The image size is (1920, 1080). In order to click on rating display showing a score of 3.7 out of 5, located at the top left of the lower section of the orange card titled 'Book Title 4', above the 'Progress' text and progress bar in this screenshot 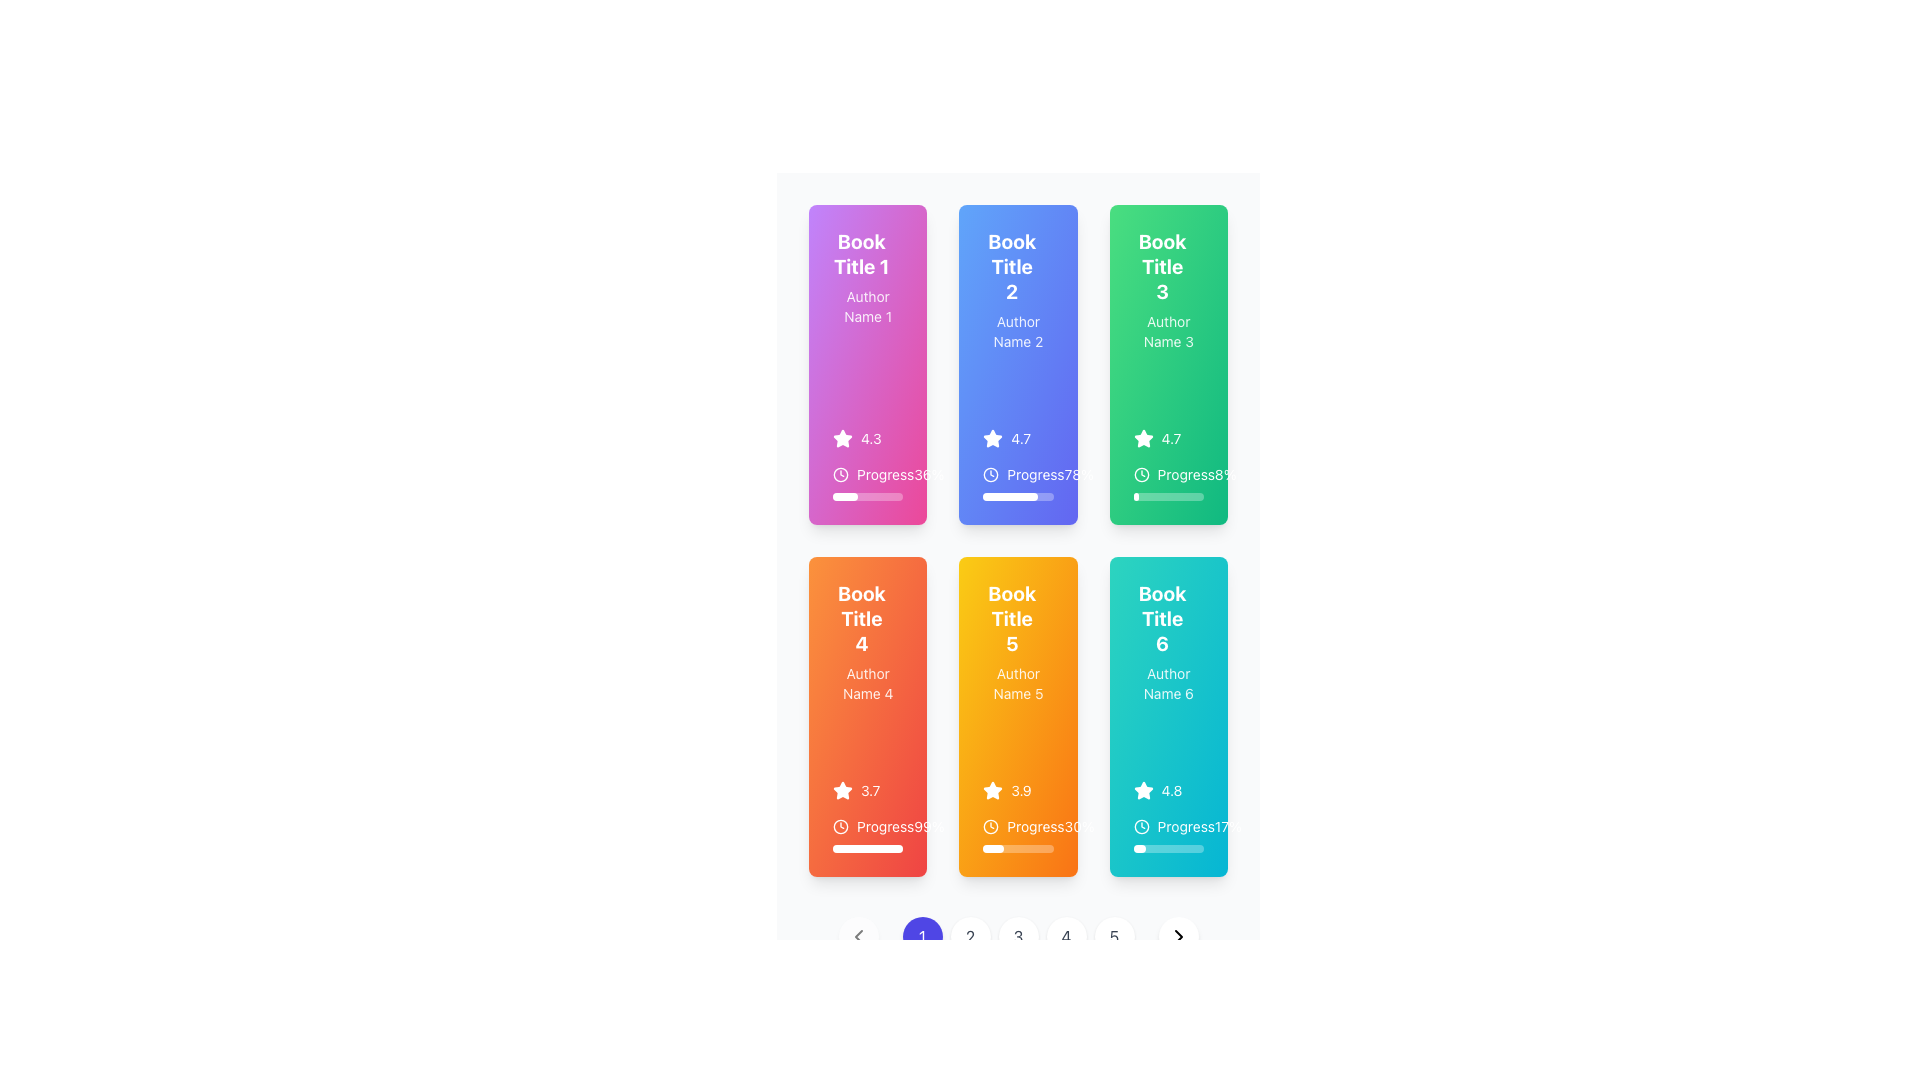, I will do `click(868, 789)`.